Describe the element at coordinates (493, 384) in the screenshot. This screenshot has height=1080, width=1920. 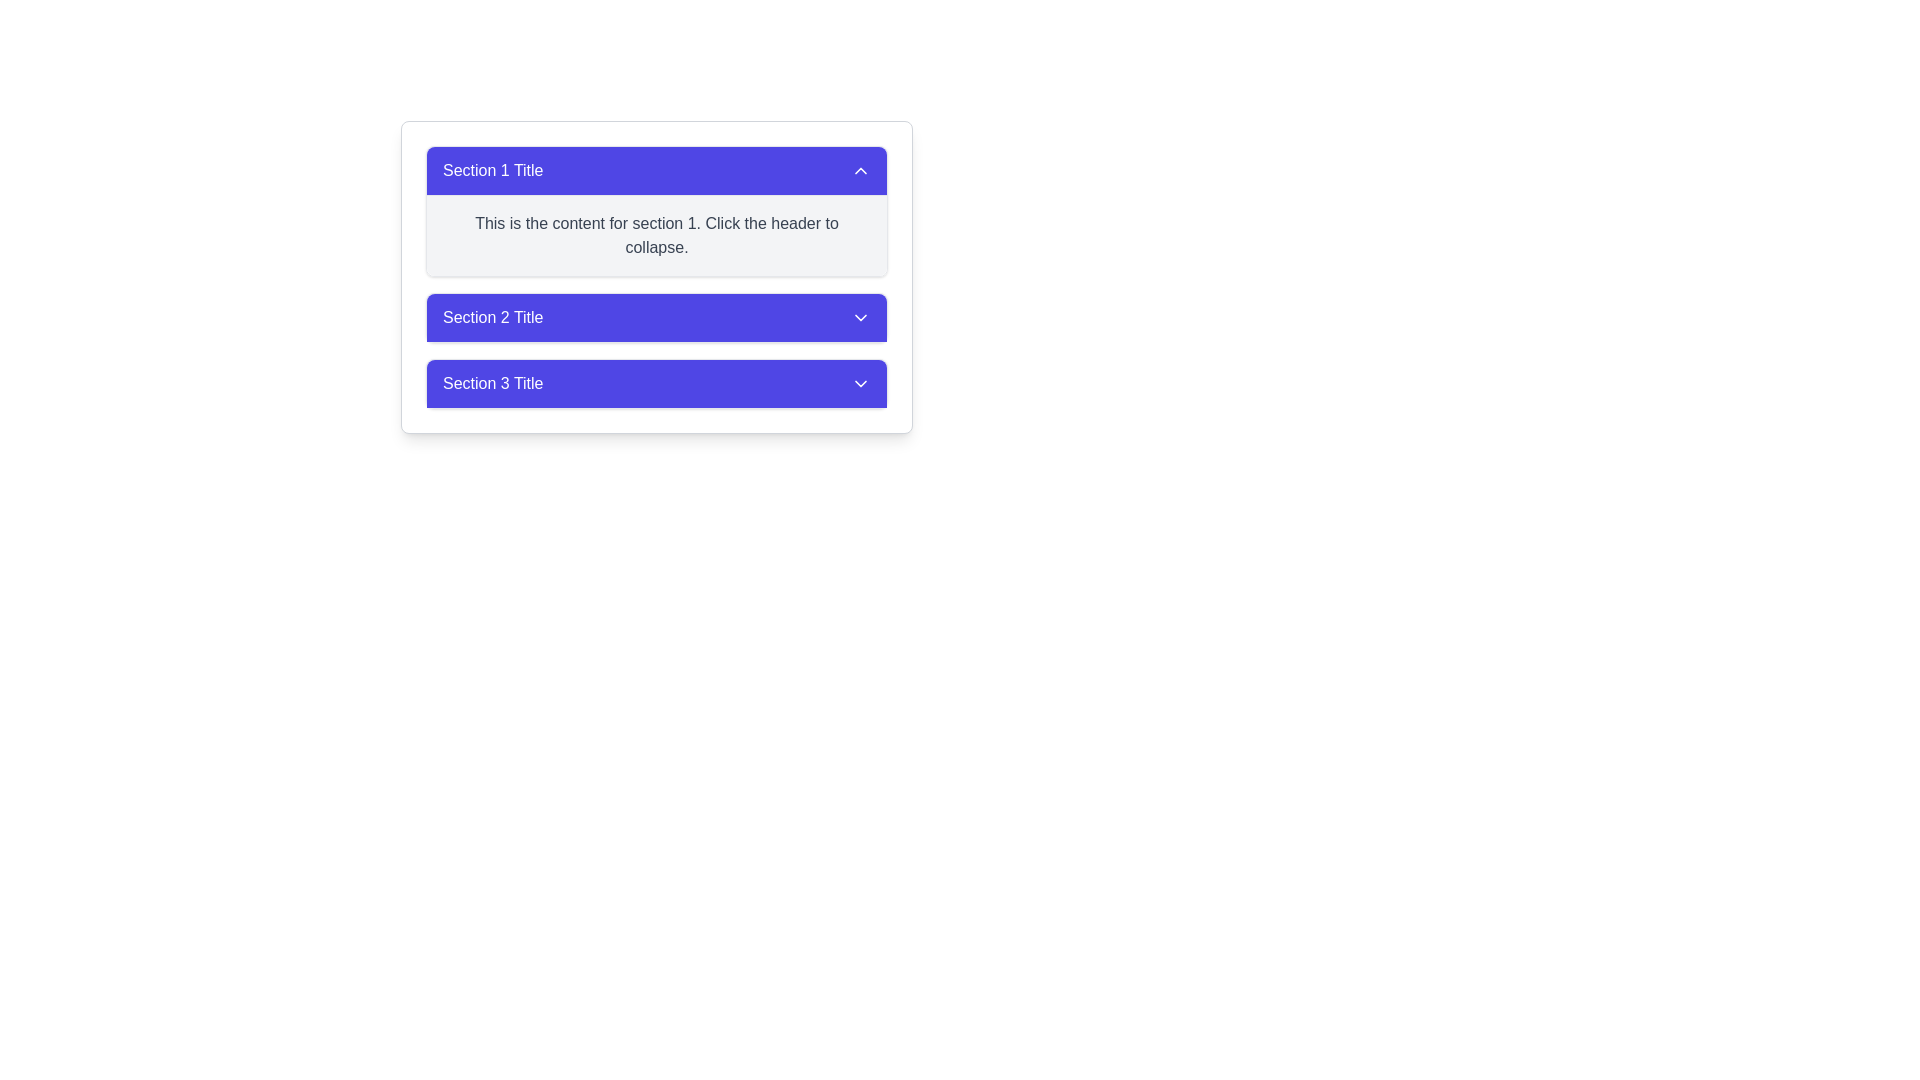
I see `the 'Section 3 Title' text display element, which is styled with white text on an indigo-blue background and is positioned in the collapsible header section labeled 'Section 3'` at that location.